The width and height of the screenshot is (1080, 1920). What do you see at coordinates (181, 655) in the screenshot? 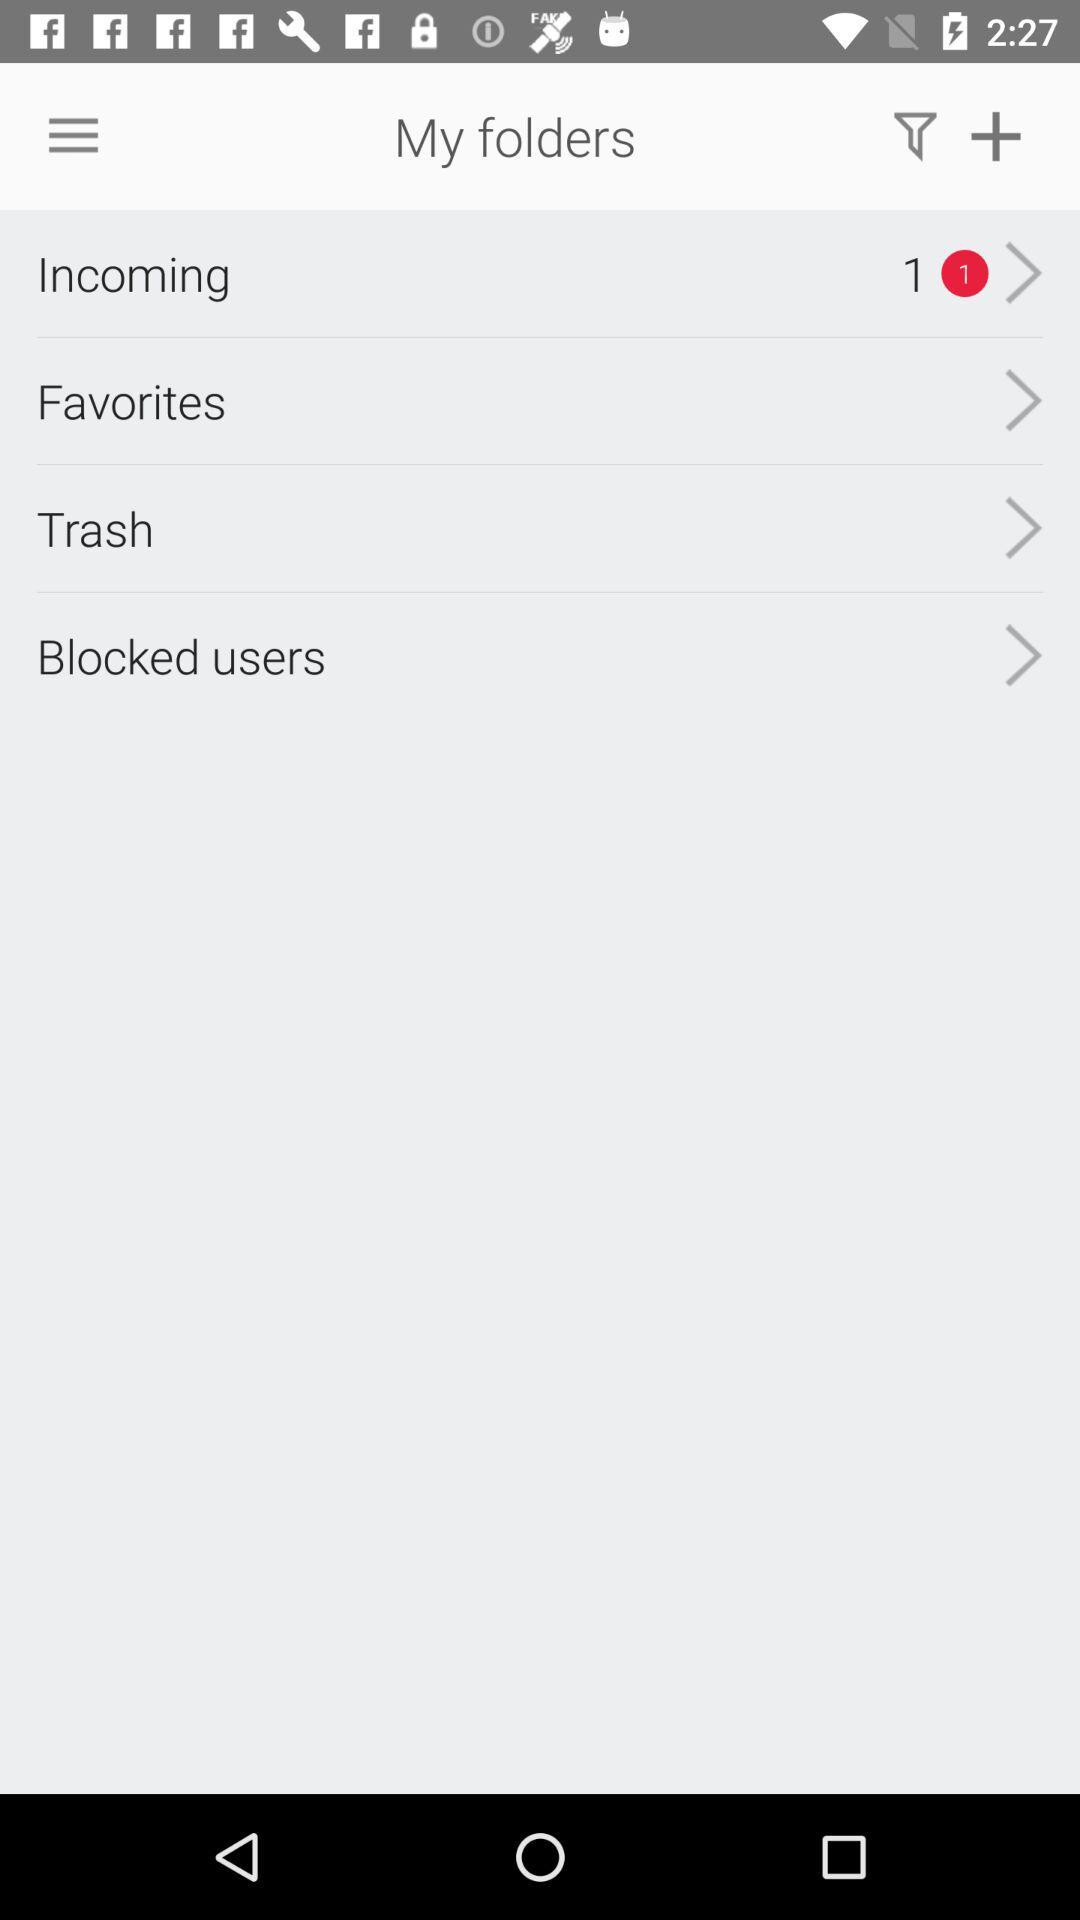
I see `the blocked users item` at bounding box center [181, 655].